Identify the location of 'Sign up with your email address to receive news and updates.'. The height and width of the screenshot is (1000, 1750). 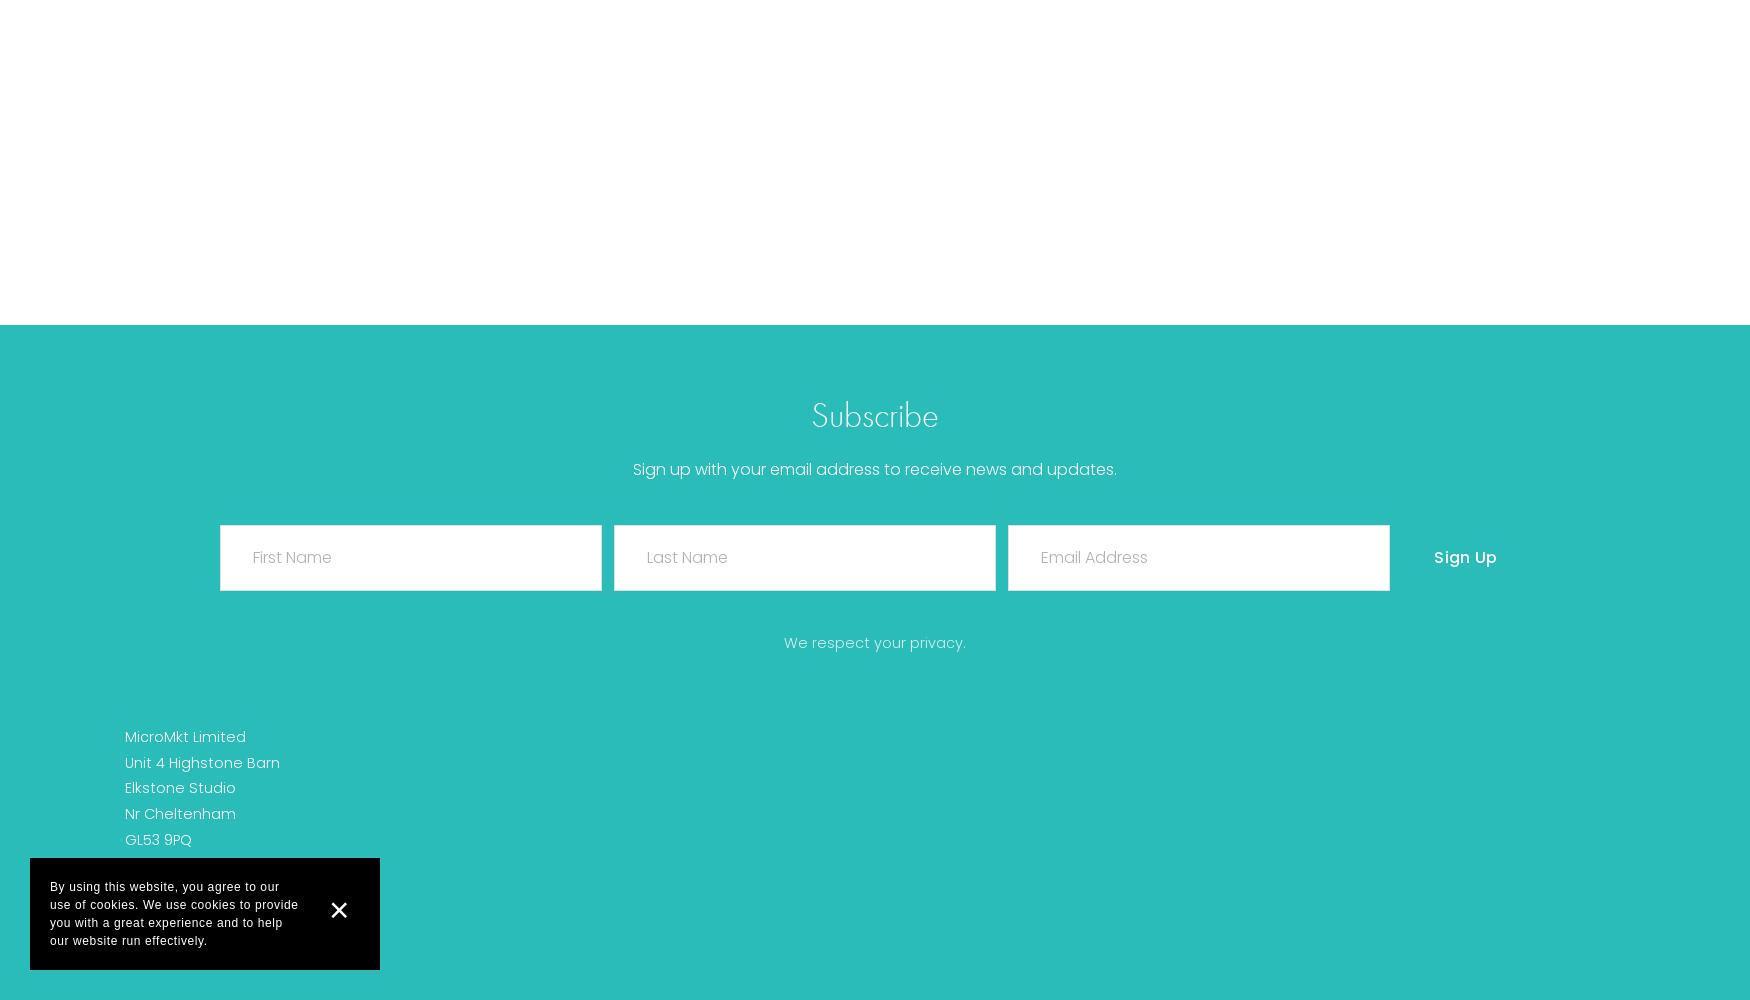
(631, 468).